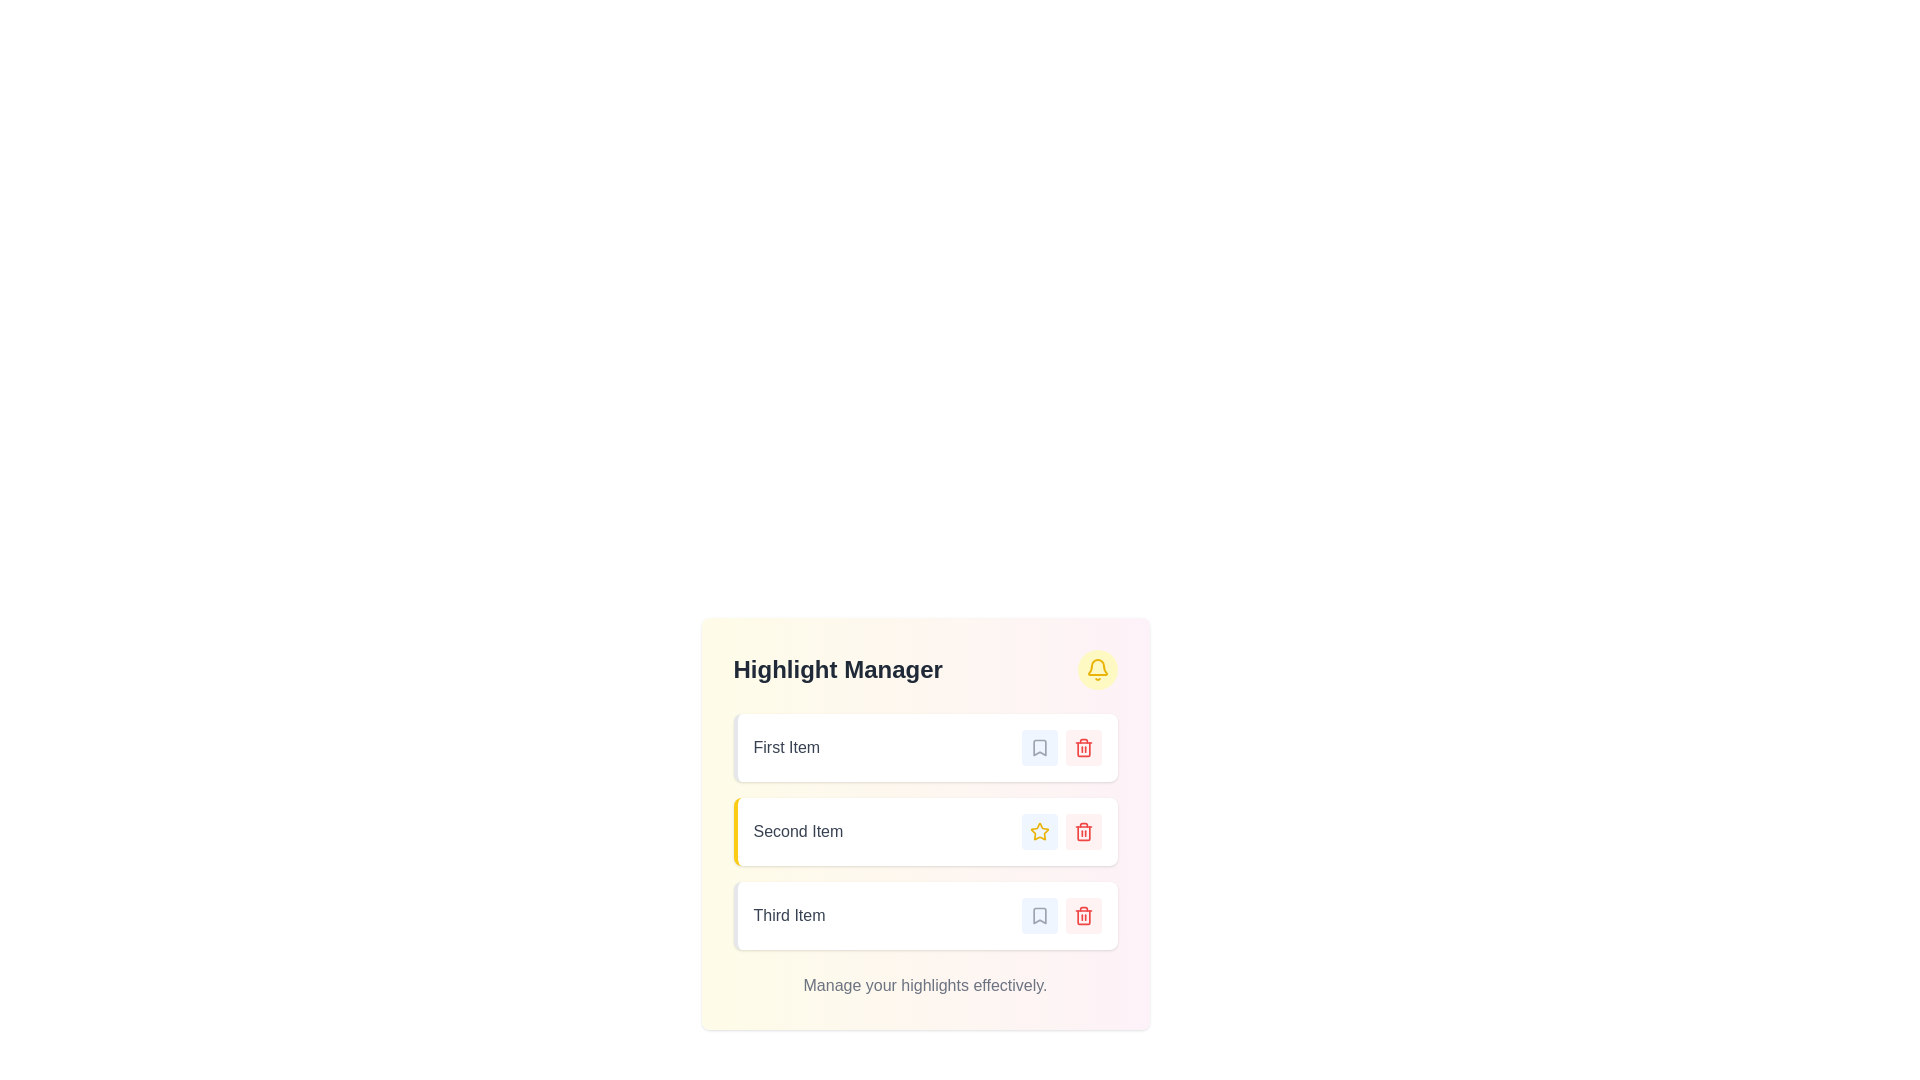 Image resolution: width=1920 pixels, height=1080 pixels. I want to click on the delete button located to the far right of the 'Second Item' entry in the 'Highlight Manager' section, so click(1082, 832).